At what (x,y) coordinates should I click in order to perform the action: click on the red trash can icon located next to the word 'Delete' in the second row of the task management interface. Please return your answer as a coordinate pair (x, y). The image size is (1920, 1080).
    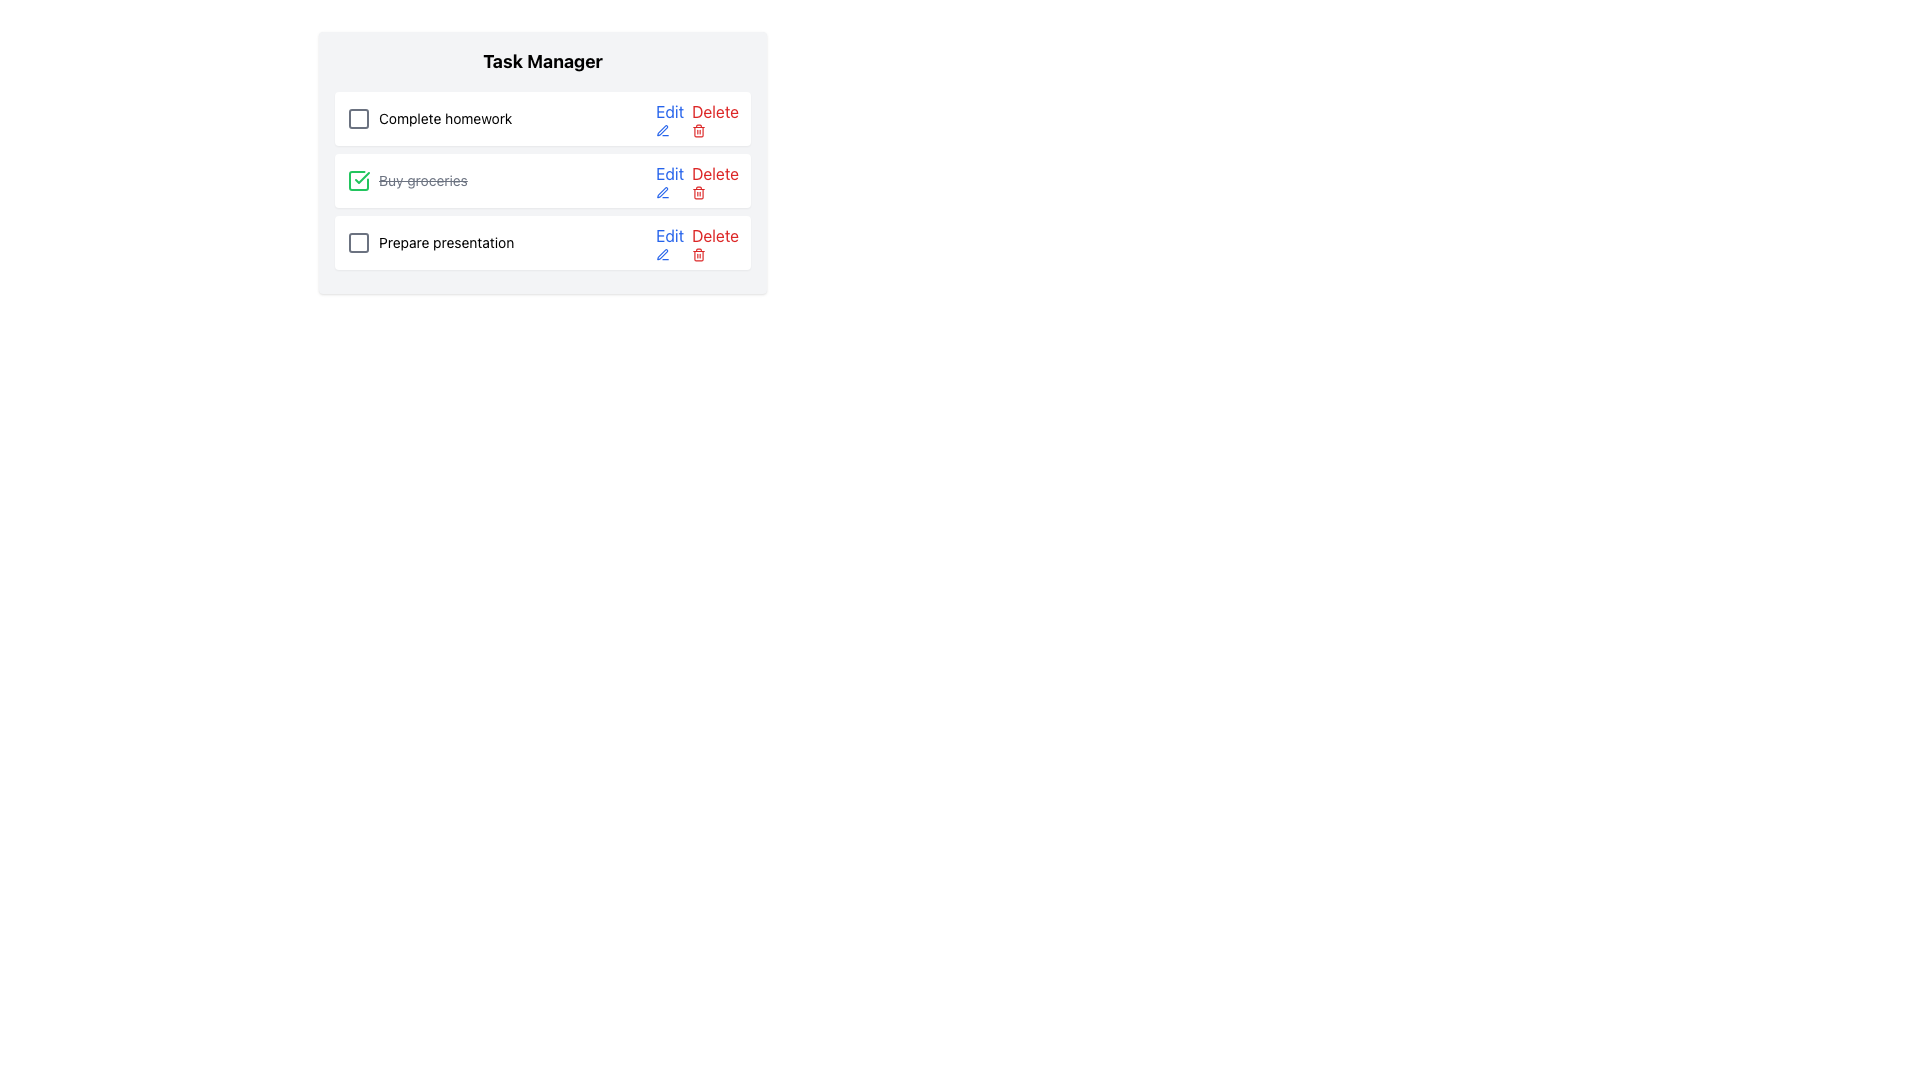
    Looking at the image, I should click on (699, 192).